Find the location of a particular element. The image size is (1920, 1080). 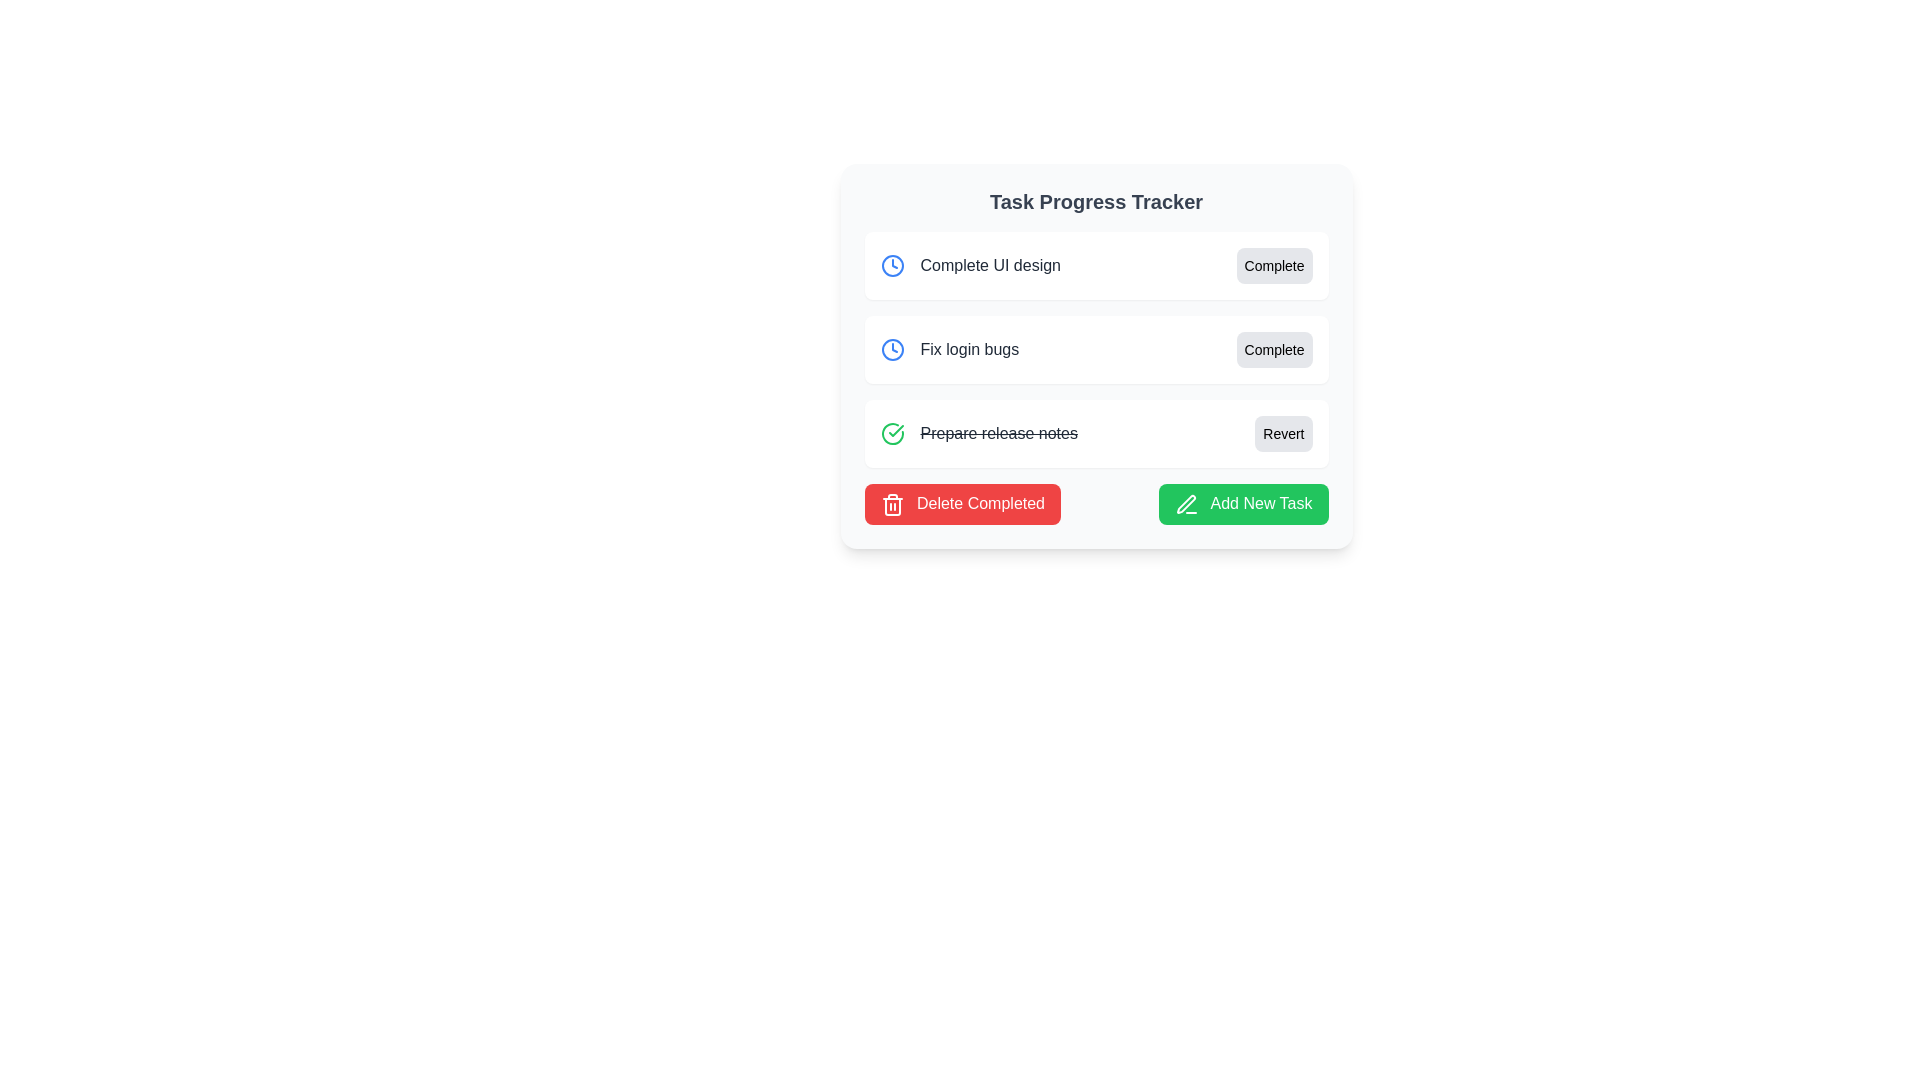

text content of the medium-sized gray text label displaying 'Fix login bugs', which is positioned as the second task item in the task tracking interface is located at coordinates (969, 349).